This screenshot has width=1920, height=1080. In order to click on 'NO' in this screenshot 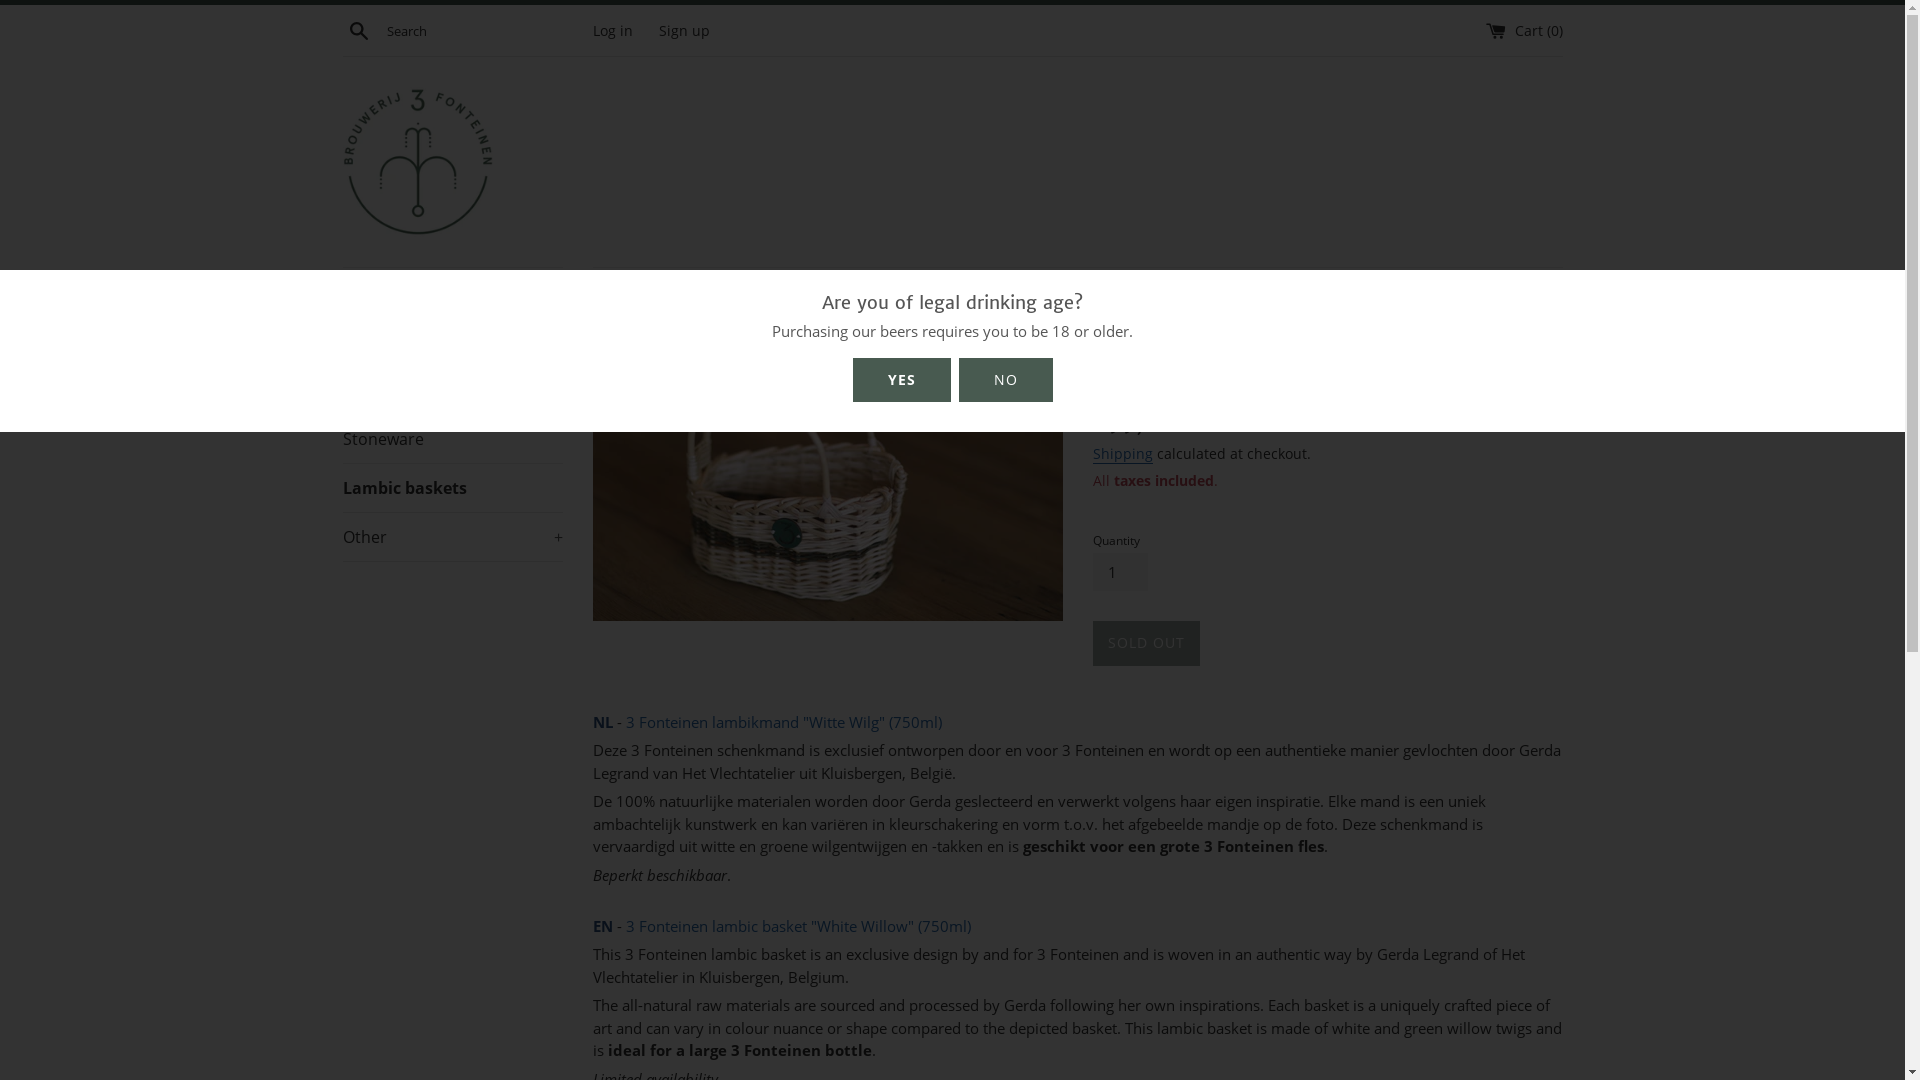, I will do `click(1004, 380)`.